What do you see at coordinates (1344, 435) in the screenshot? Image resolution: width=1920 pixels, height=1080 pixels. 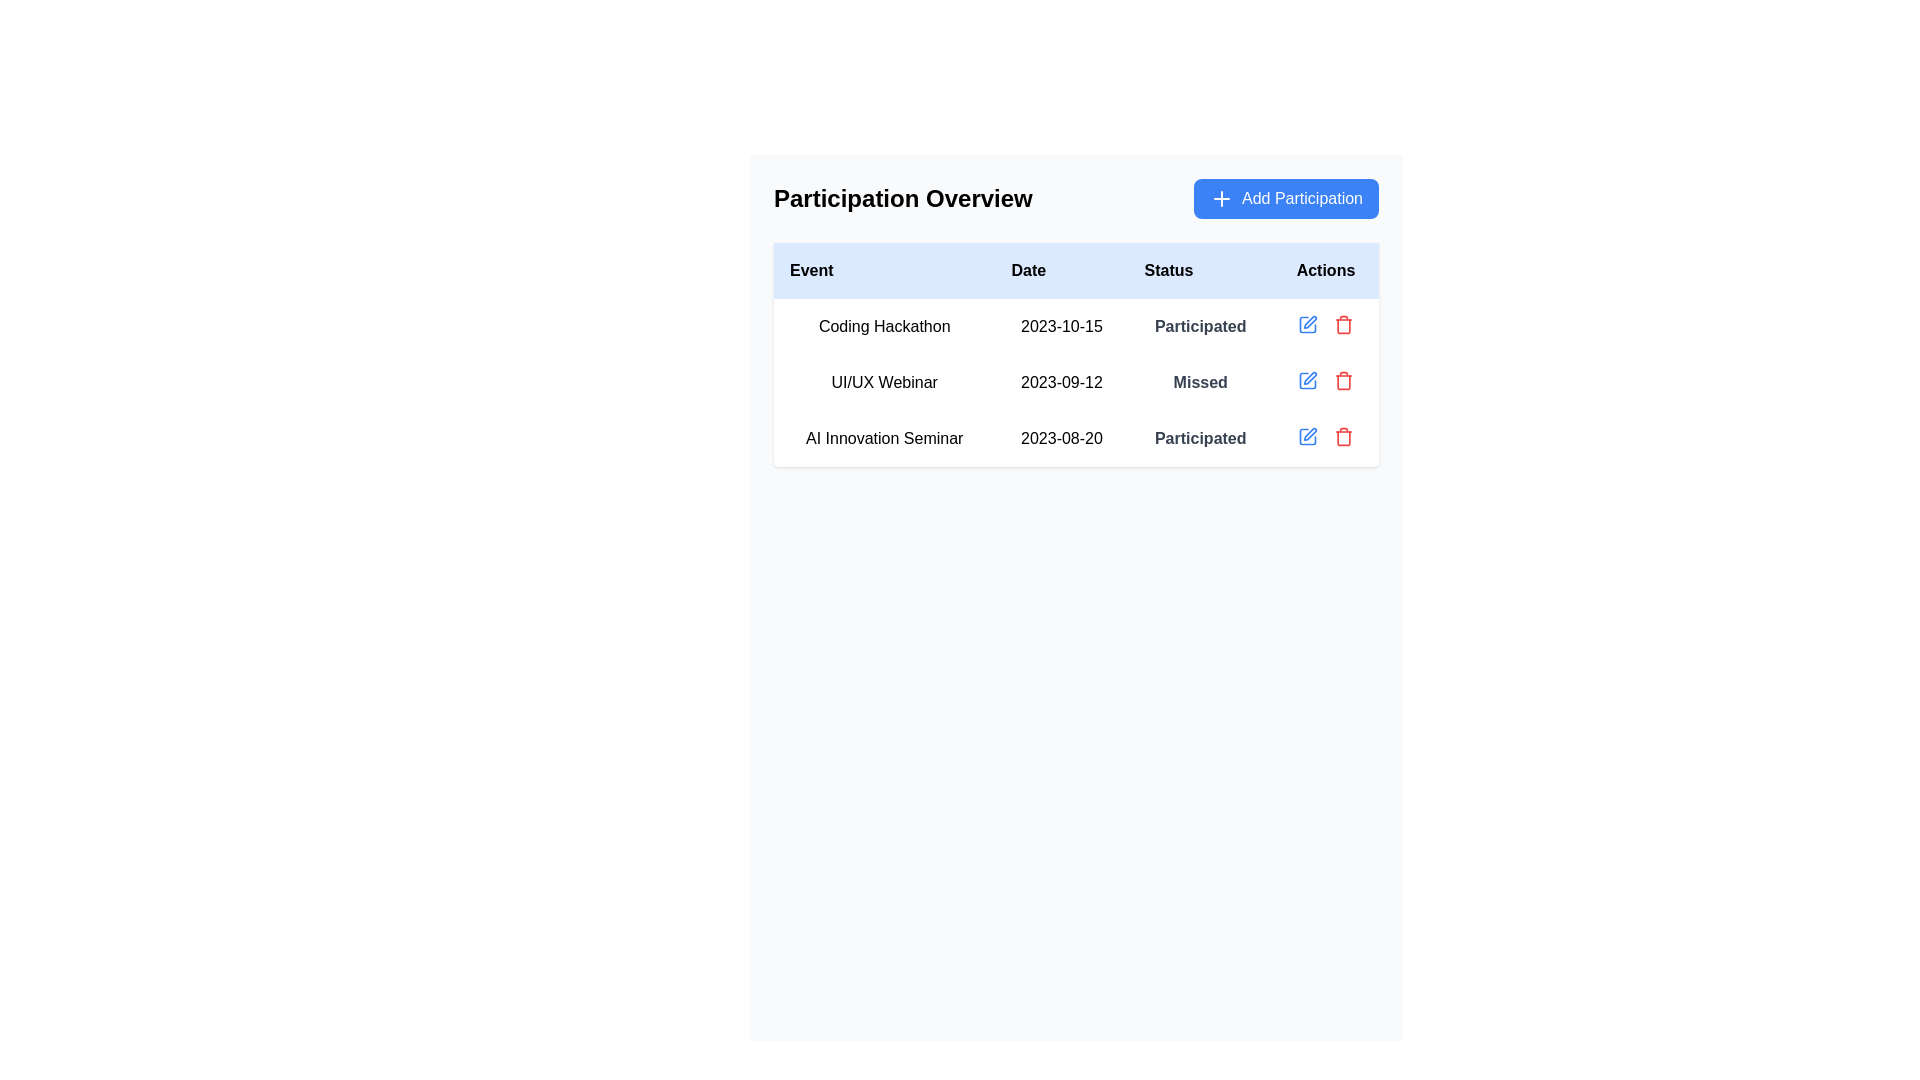 I see `the 'Delete' button located at the rightmost position in the 'Actions' column of the last row in the table to change its color` at bounding box center [1344, 435].